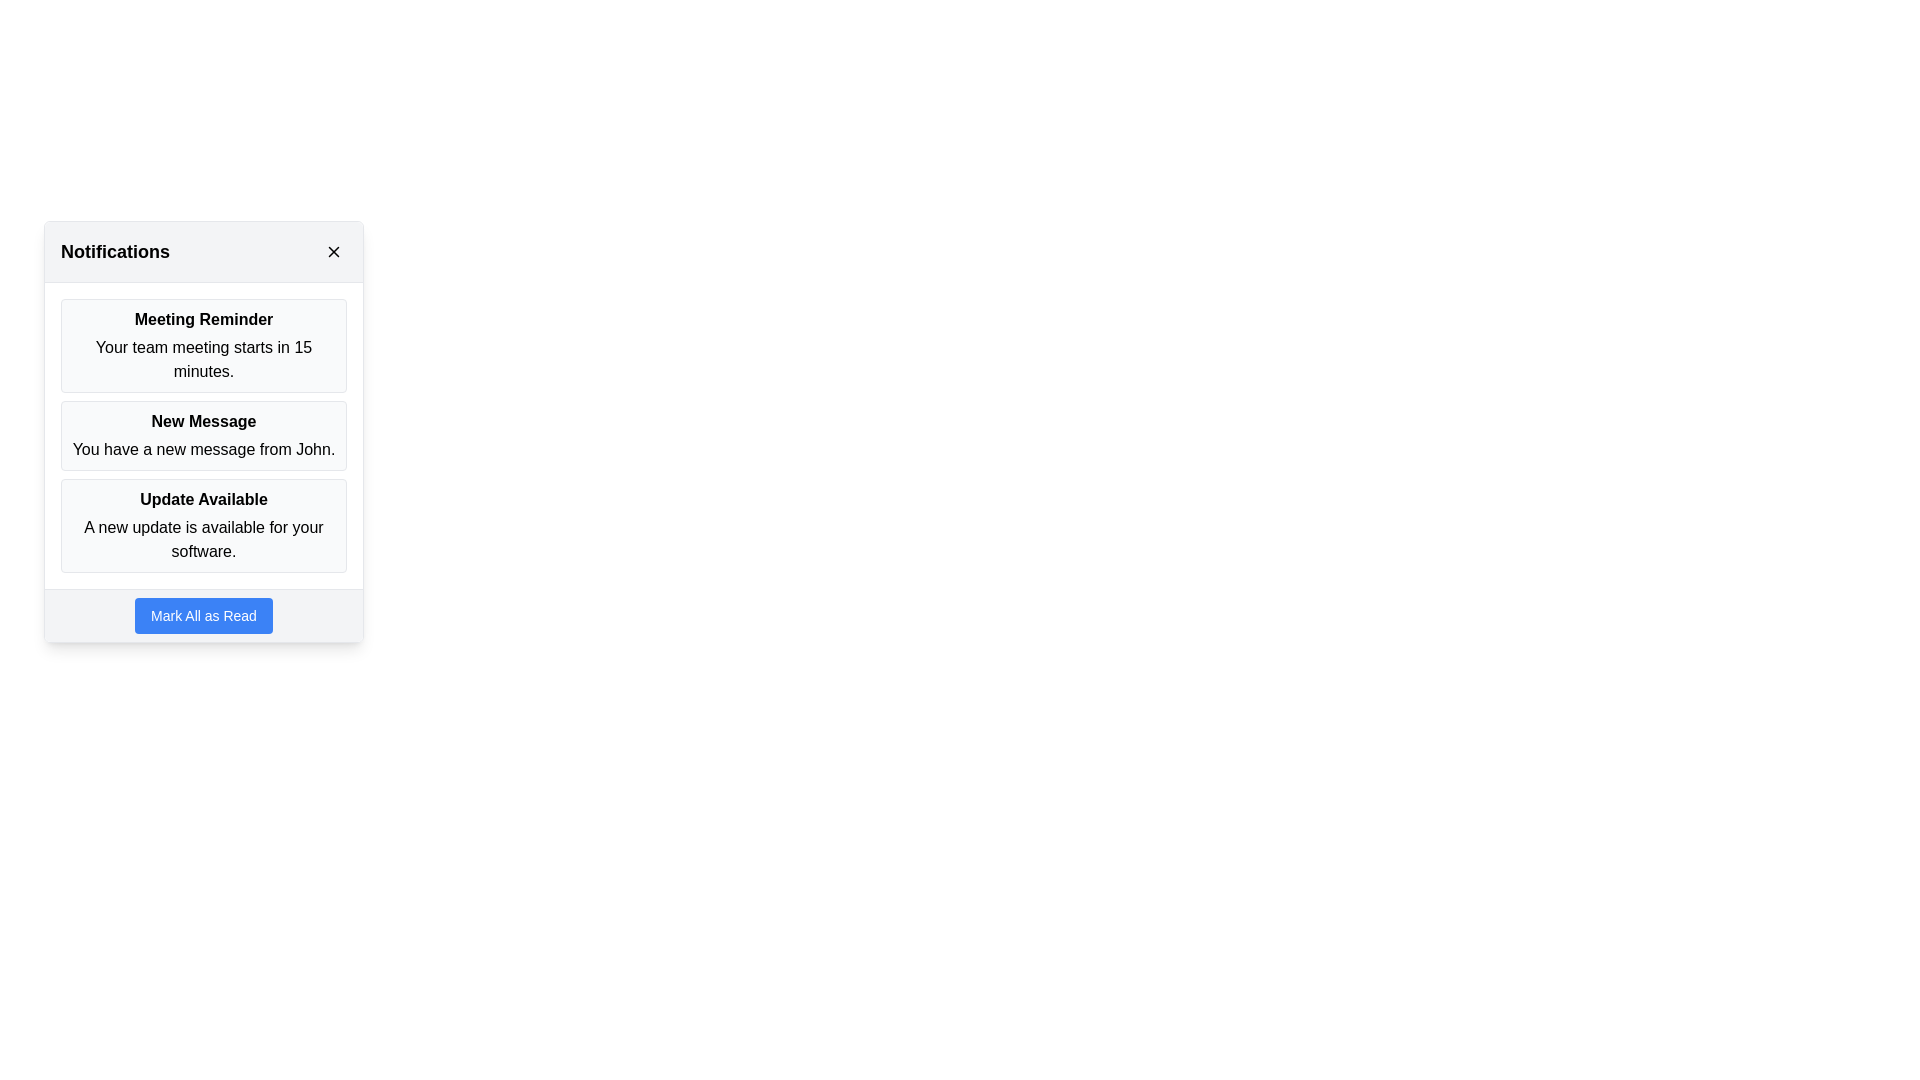 This screenshot has width=1920, height=1080. What do you see at coordinates (203, 613) in the screenshot?
I see `the button located at the bottom of the notifications panel to mark all notifications as read` at bounding box center [203, 613].